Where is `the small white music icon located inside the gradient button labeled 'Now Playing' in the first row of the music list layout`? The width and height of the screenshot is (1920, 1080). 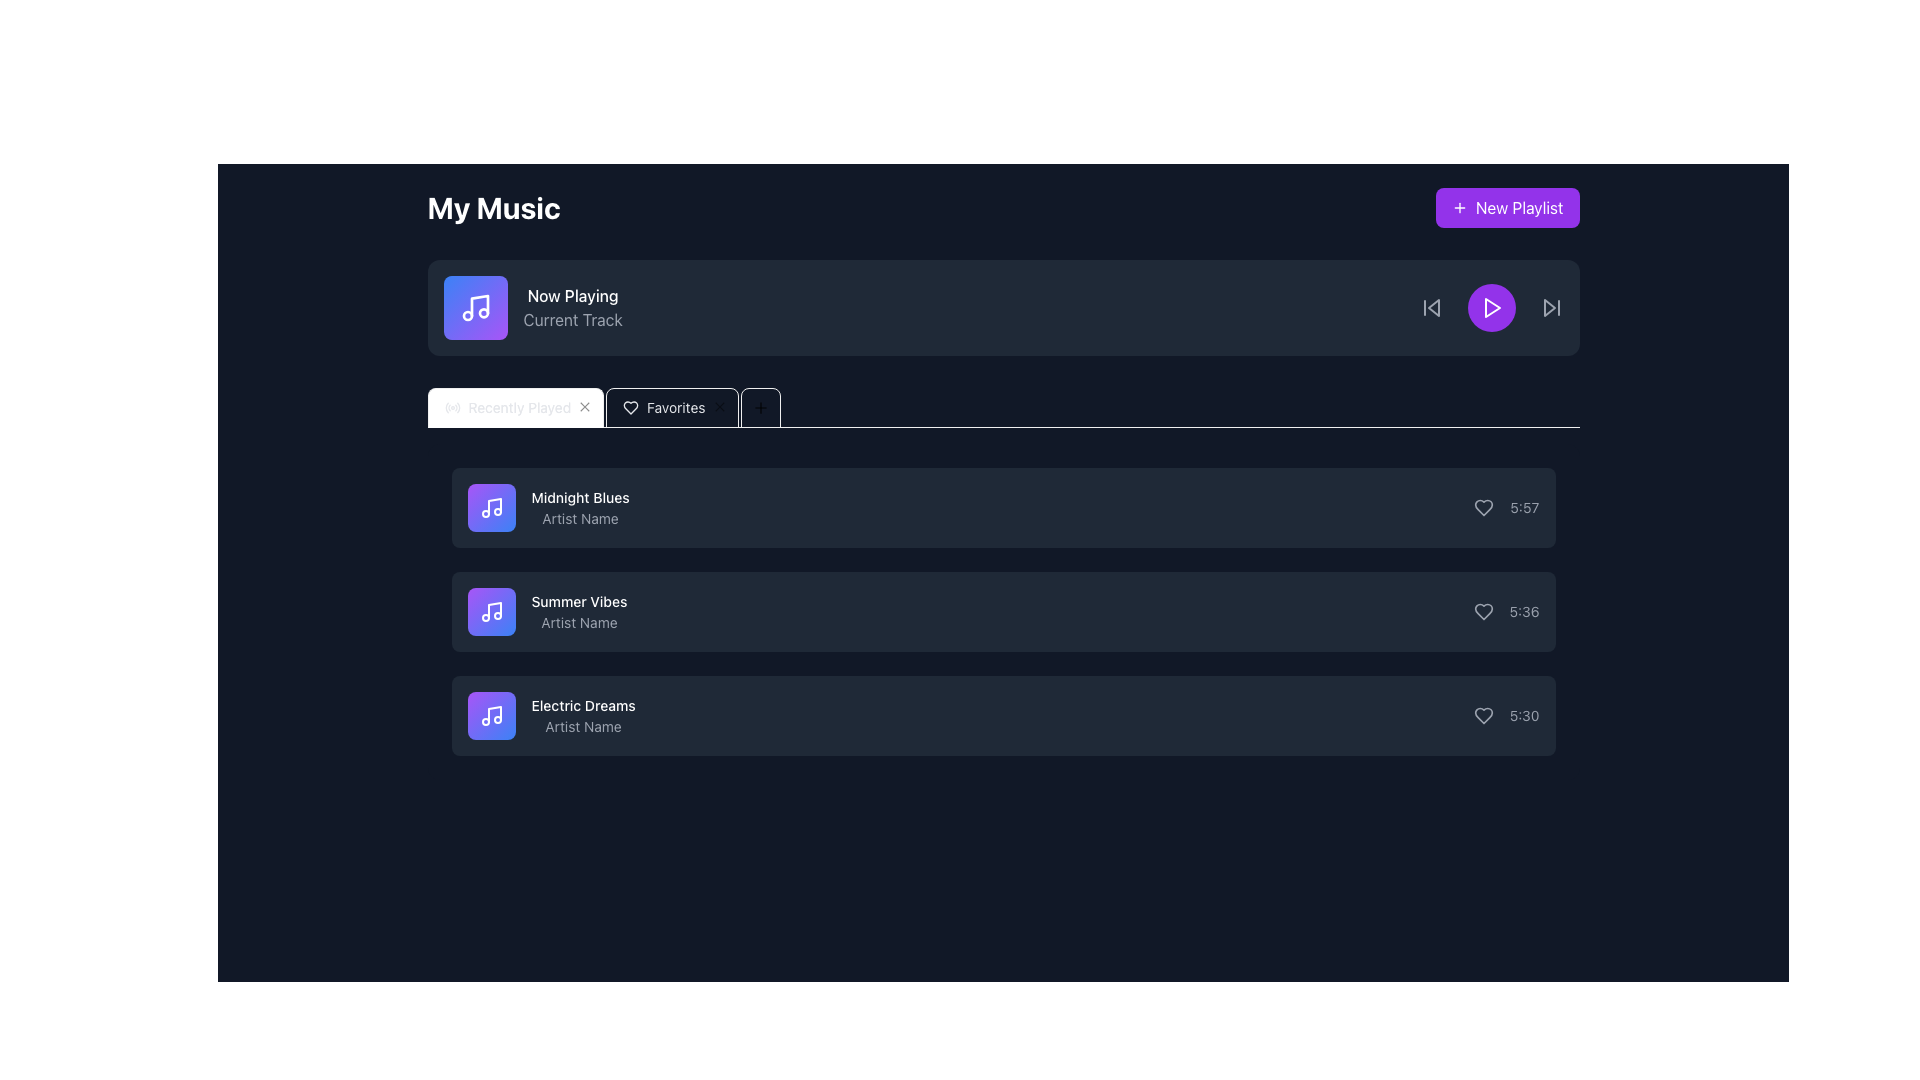
the small white music icon located inside the gradient button labeled 'Now Playing' in the first row of the music list layout is located at coordinates (491, 507).